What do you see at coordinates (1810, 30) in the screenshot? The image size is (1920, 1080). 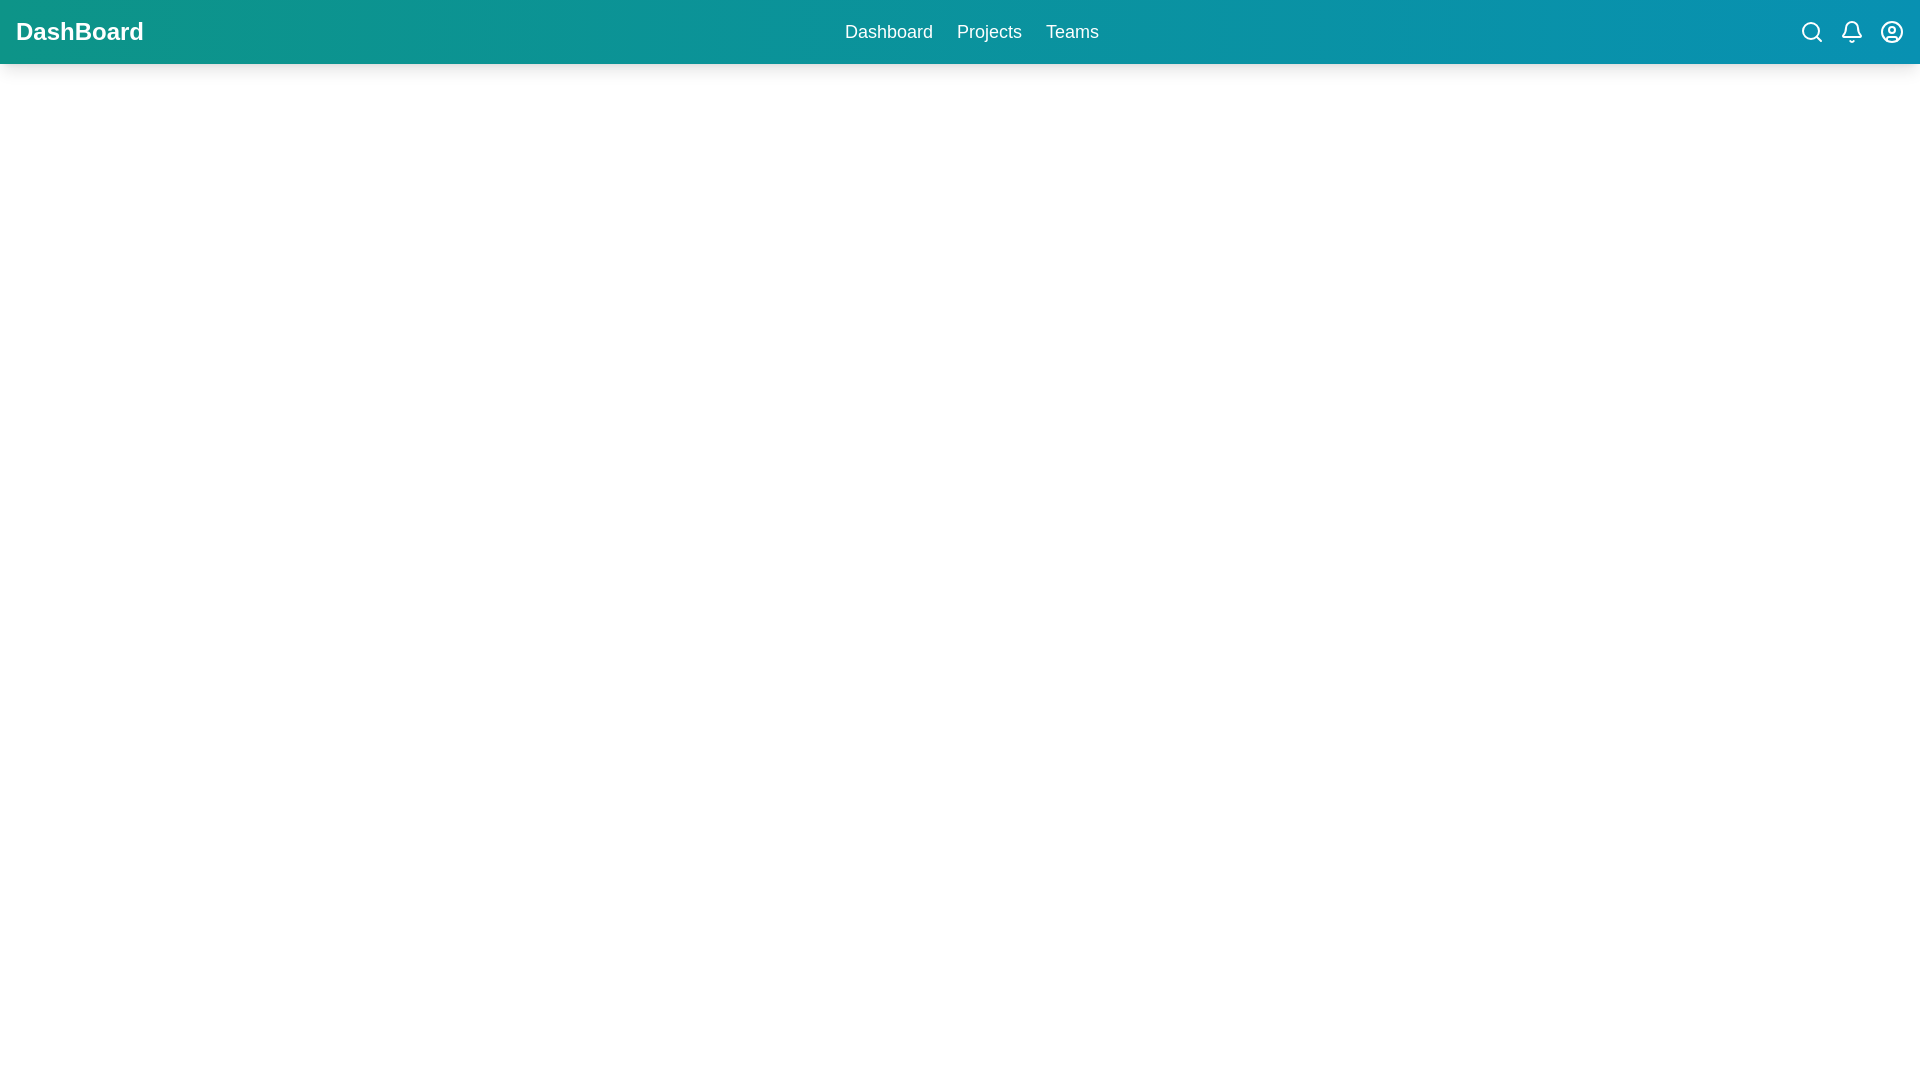 I see `SVG Circle that forms part of the search icon located in the top-right corner of the interface` at bounding box center [1810, 30].